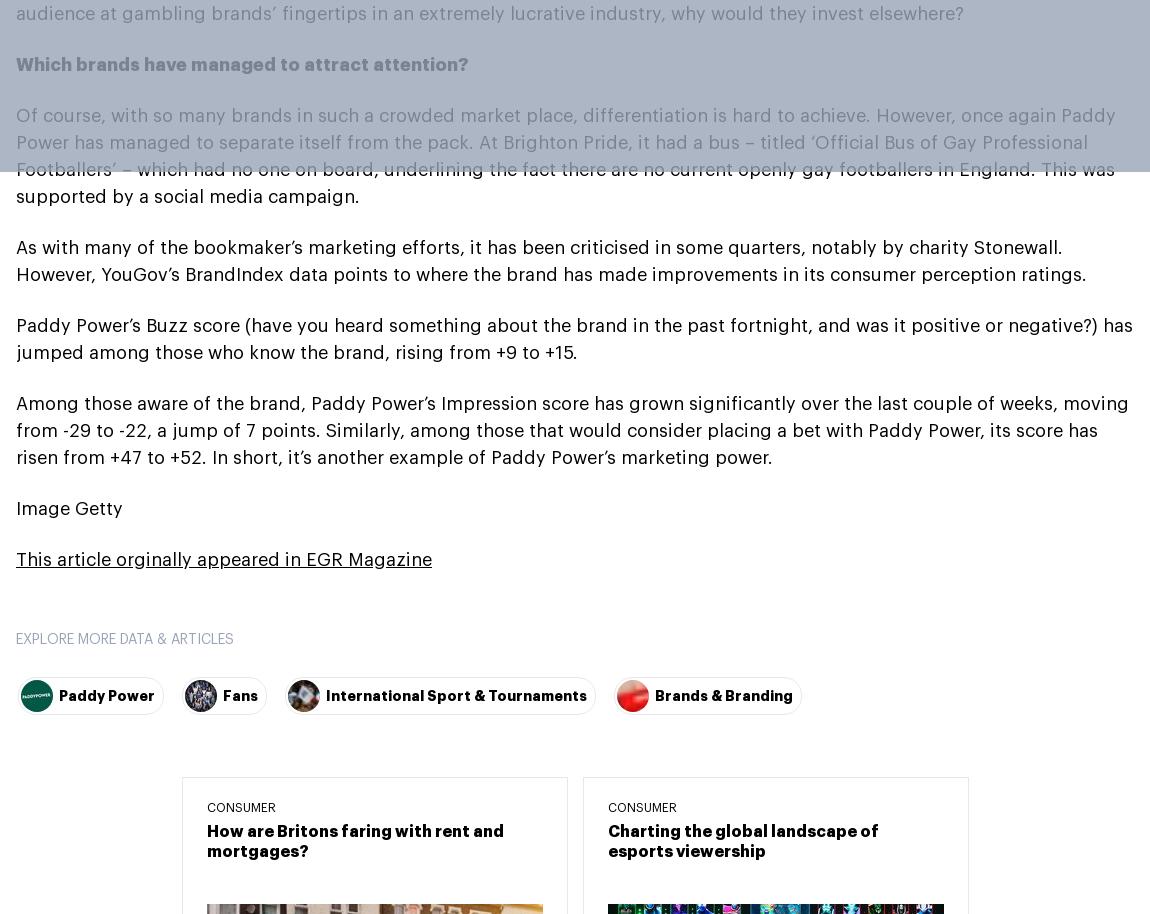 Image resolution: width=1150 pixels, height=914 pixels. Describe the element at coordinates (239, 694) in the screenshot. I see `'Fans'` at that location.